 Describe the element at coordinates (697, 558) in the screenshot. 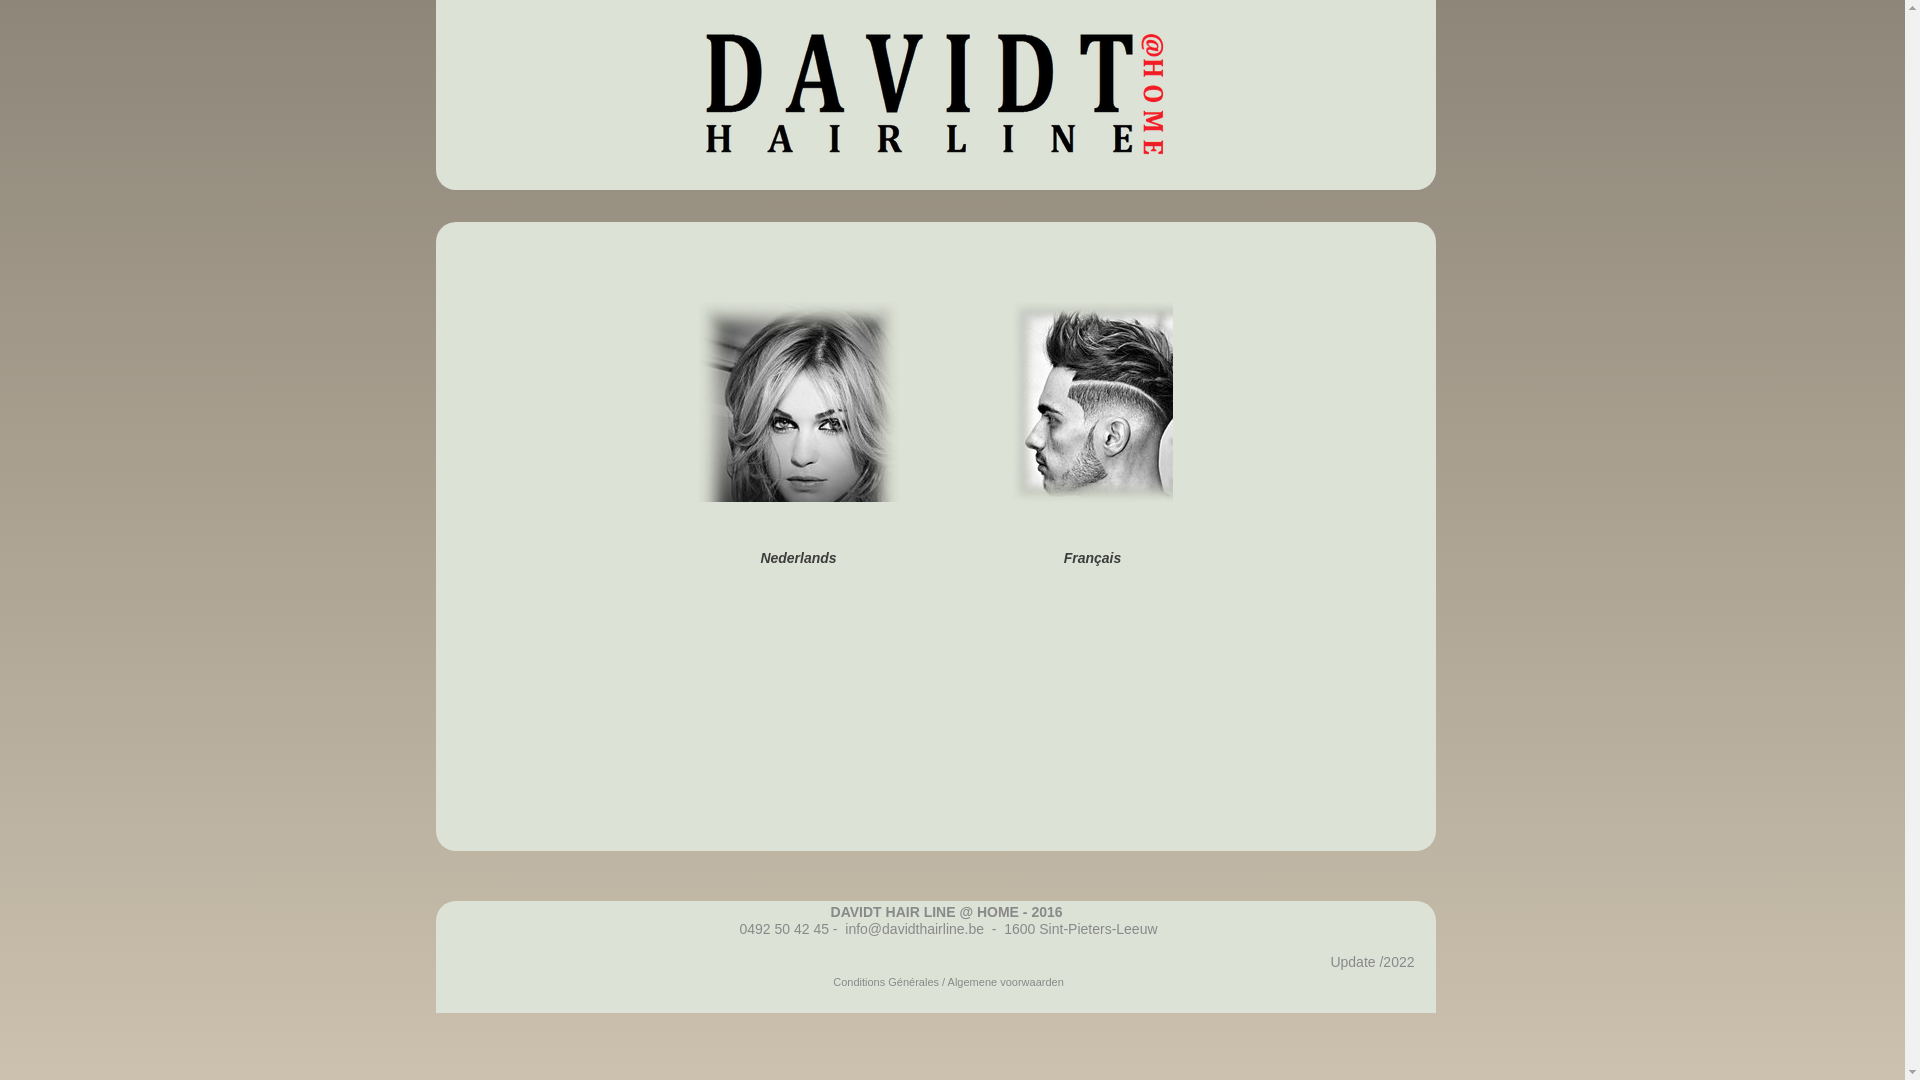

I see `'Nederlands'` at that location.